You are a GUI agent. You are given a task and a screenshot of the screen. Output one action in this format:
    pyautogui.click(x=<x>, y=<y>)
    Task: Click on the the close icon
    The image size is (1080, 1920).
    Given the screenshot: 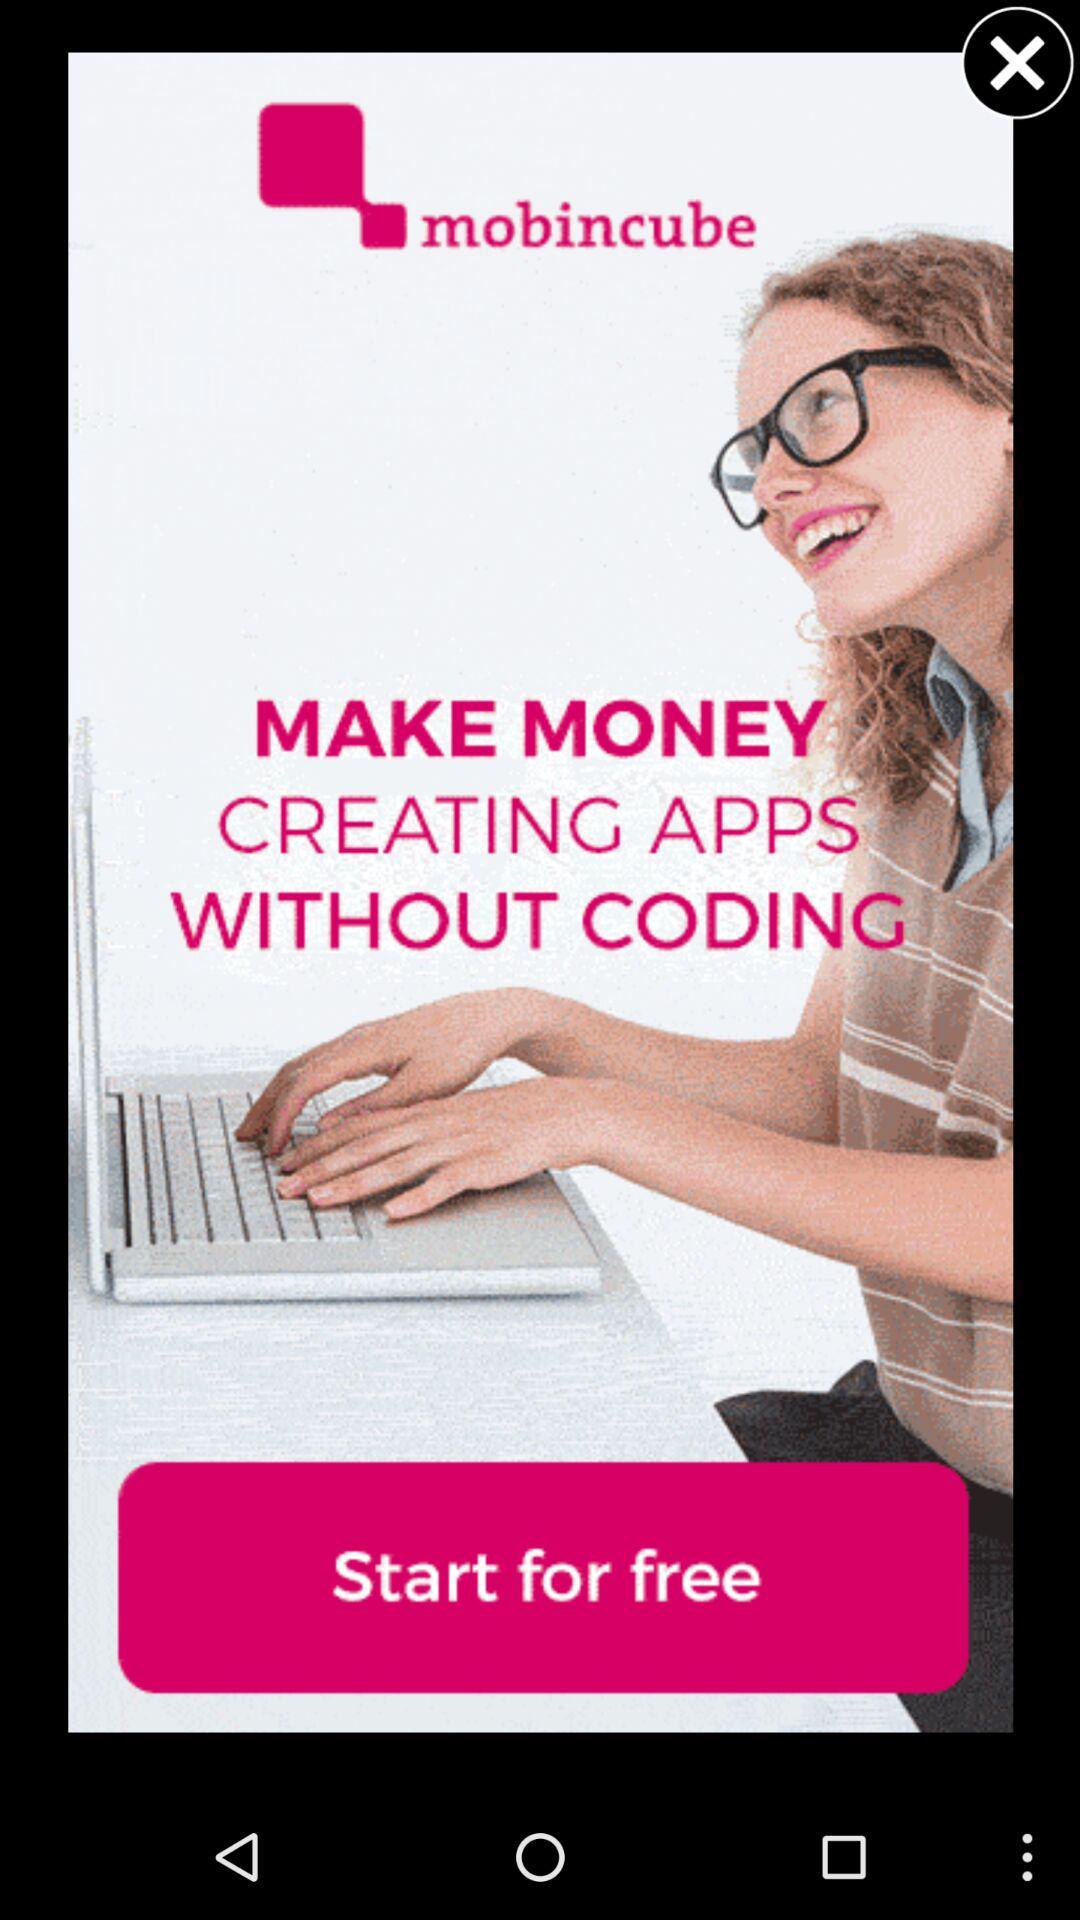 What is the action you would take?
    pyautogui.click(x=1017, y=67)
    